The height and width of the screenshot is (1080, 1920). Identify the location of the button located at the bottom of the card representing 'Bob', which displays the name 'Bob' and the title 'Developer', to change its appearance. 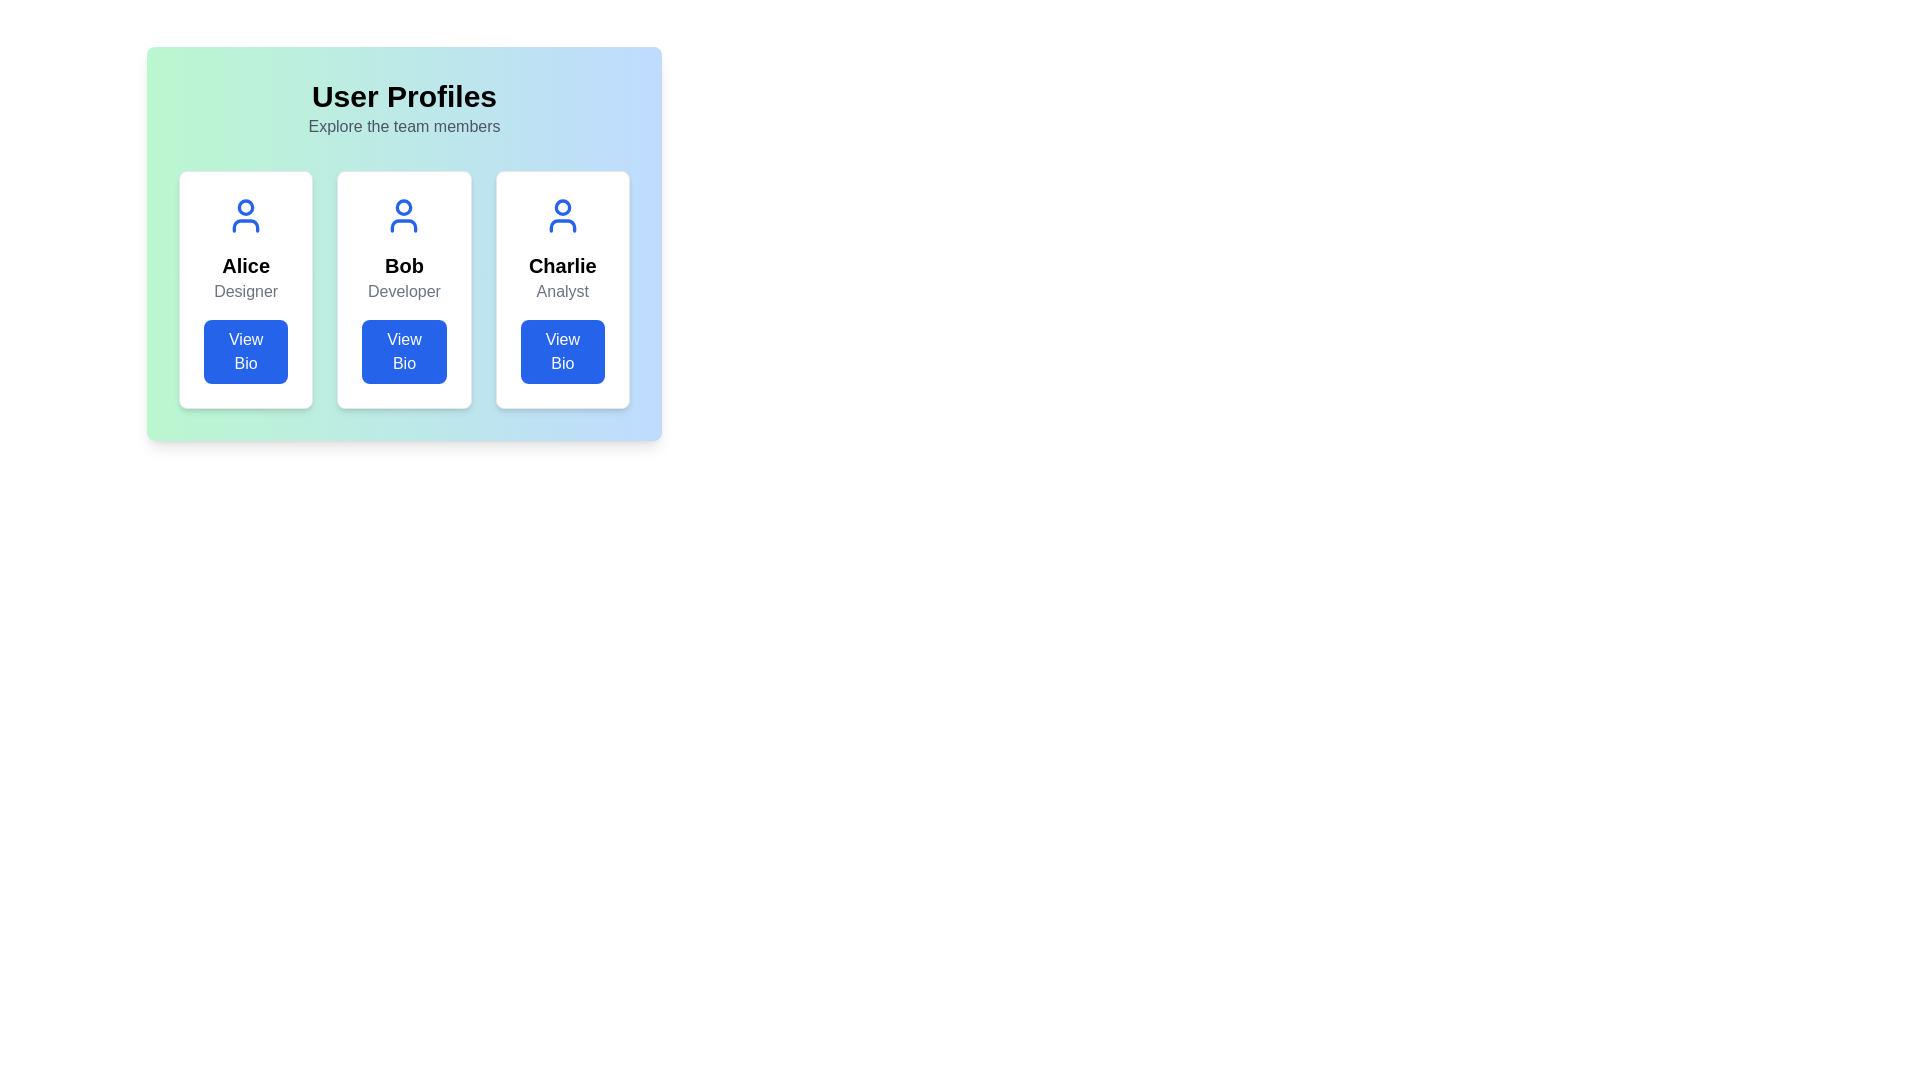
(403, 350).